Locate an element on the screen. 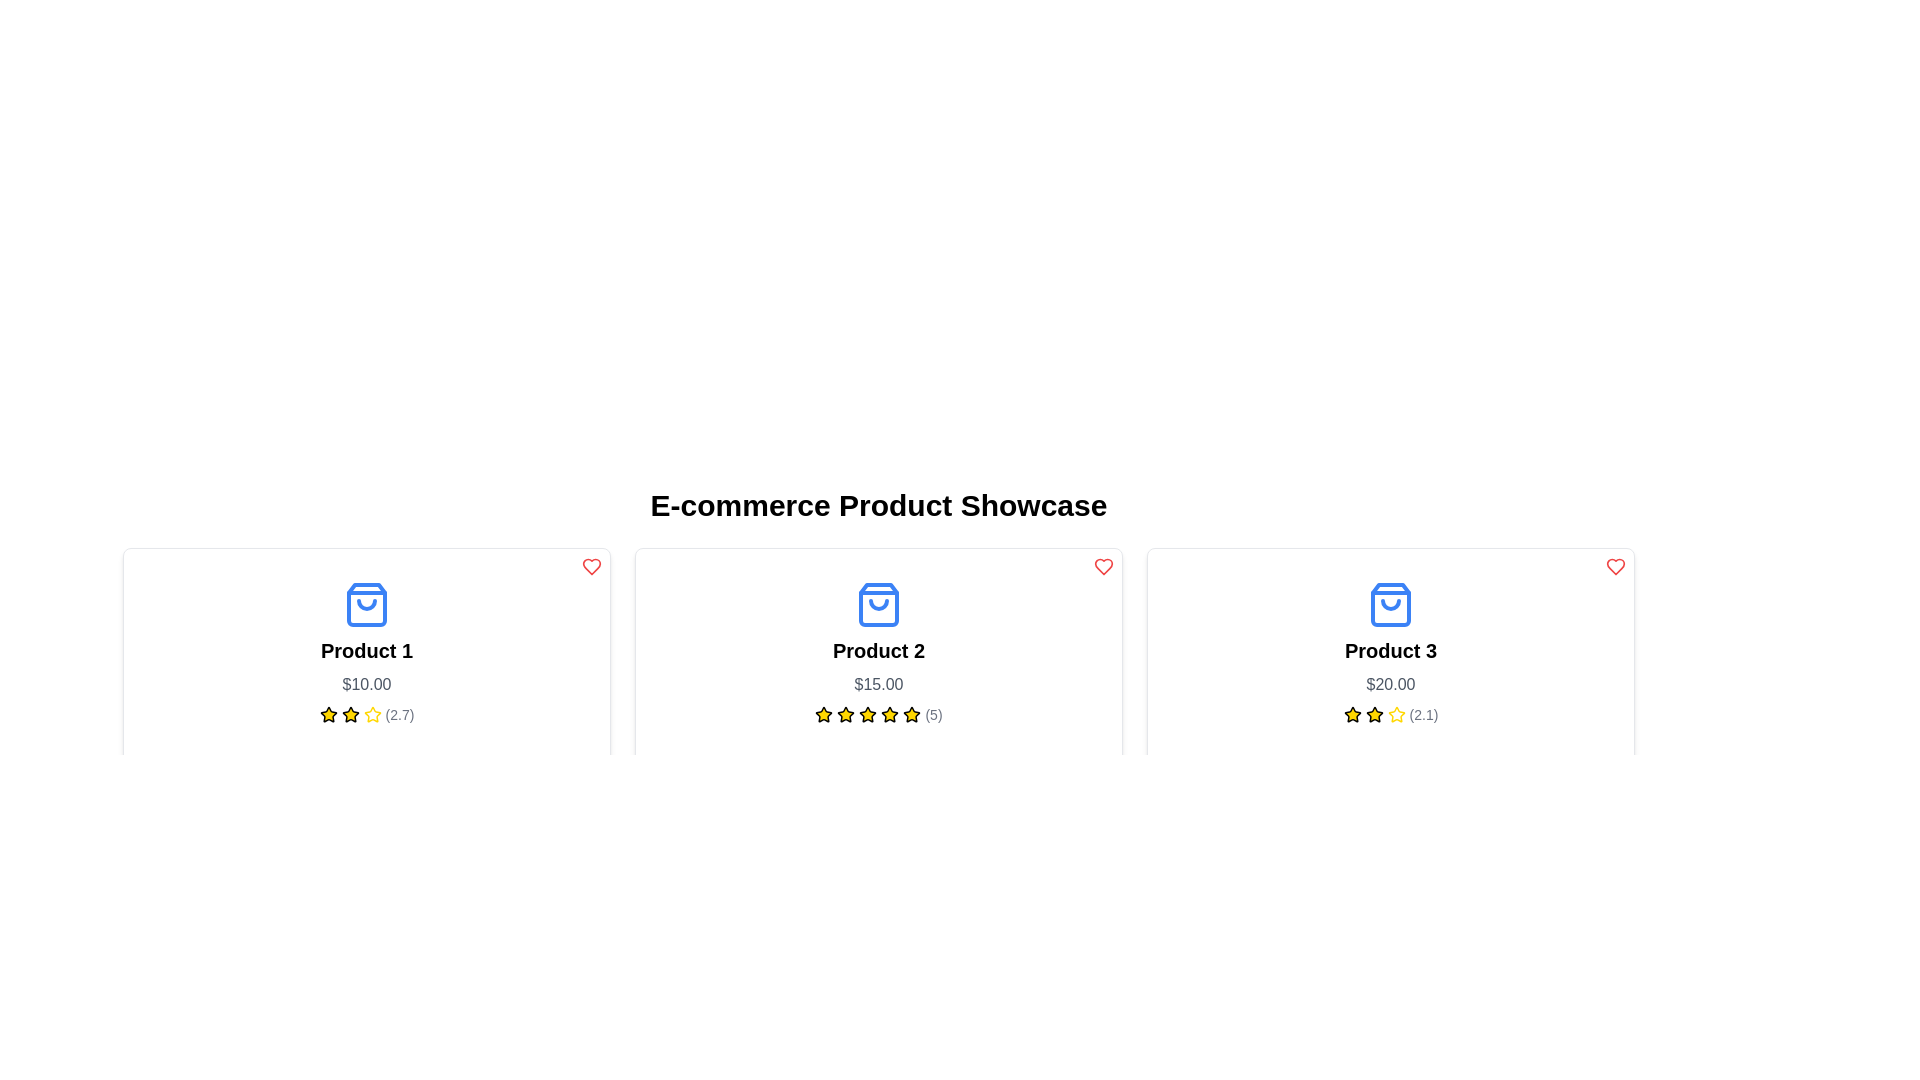 The image size is (1920, 1080). the first gold-colored star icon in the star rating row under the Product 2 section is located at coordinates (824, 713).